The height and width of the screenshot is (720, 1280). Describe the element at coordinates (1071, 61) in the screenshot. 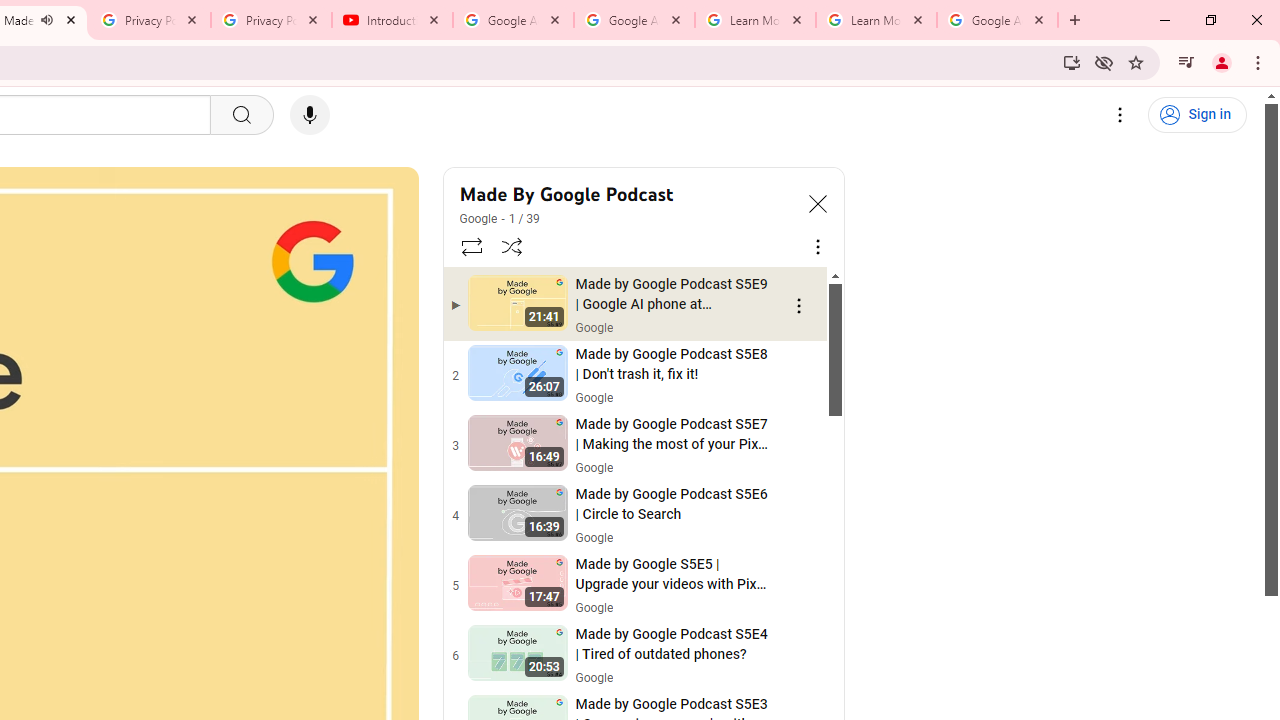

I see `'Install YouTube'` at that location.